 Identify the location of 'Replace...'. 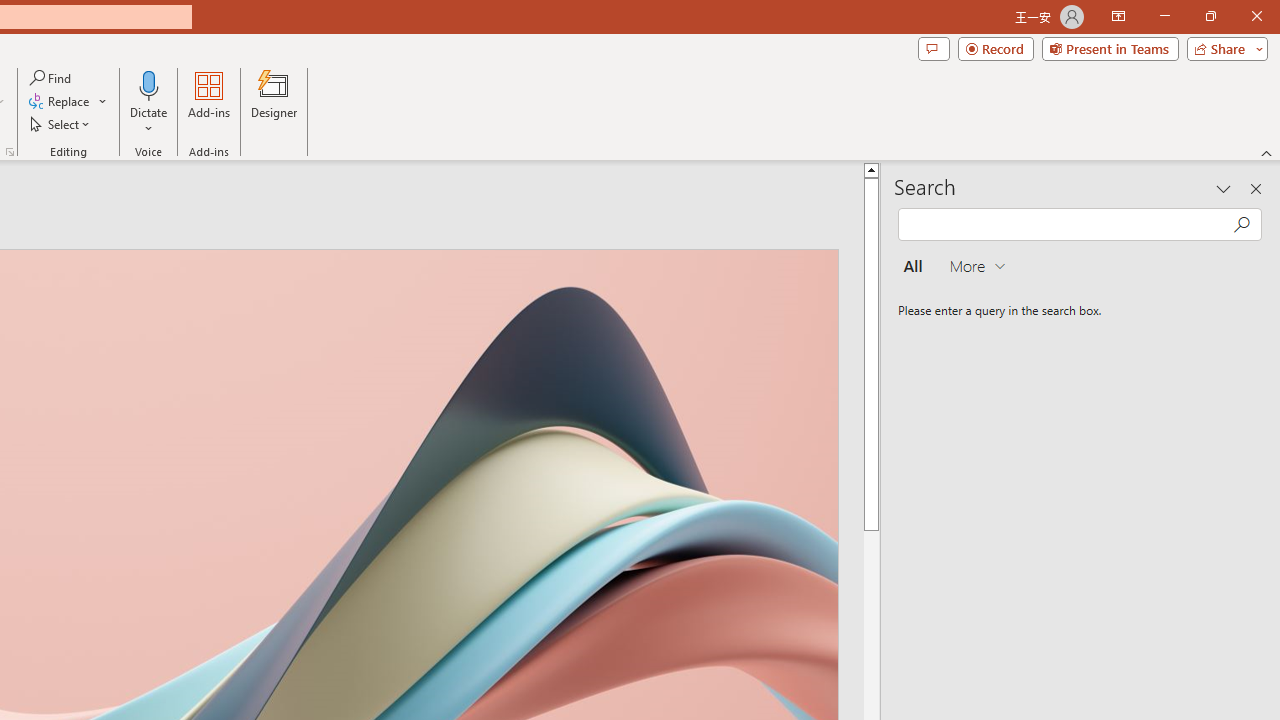
(69, 101).